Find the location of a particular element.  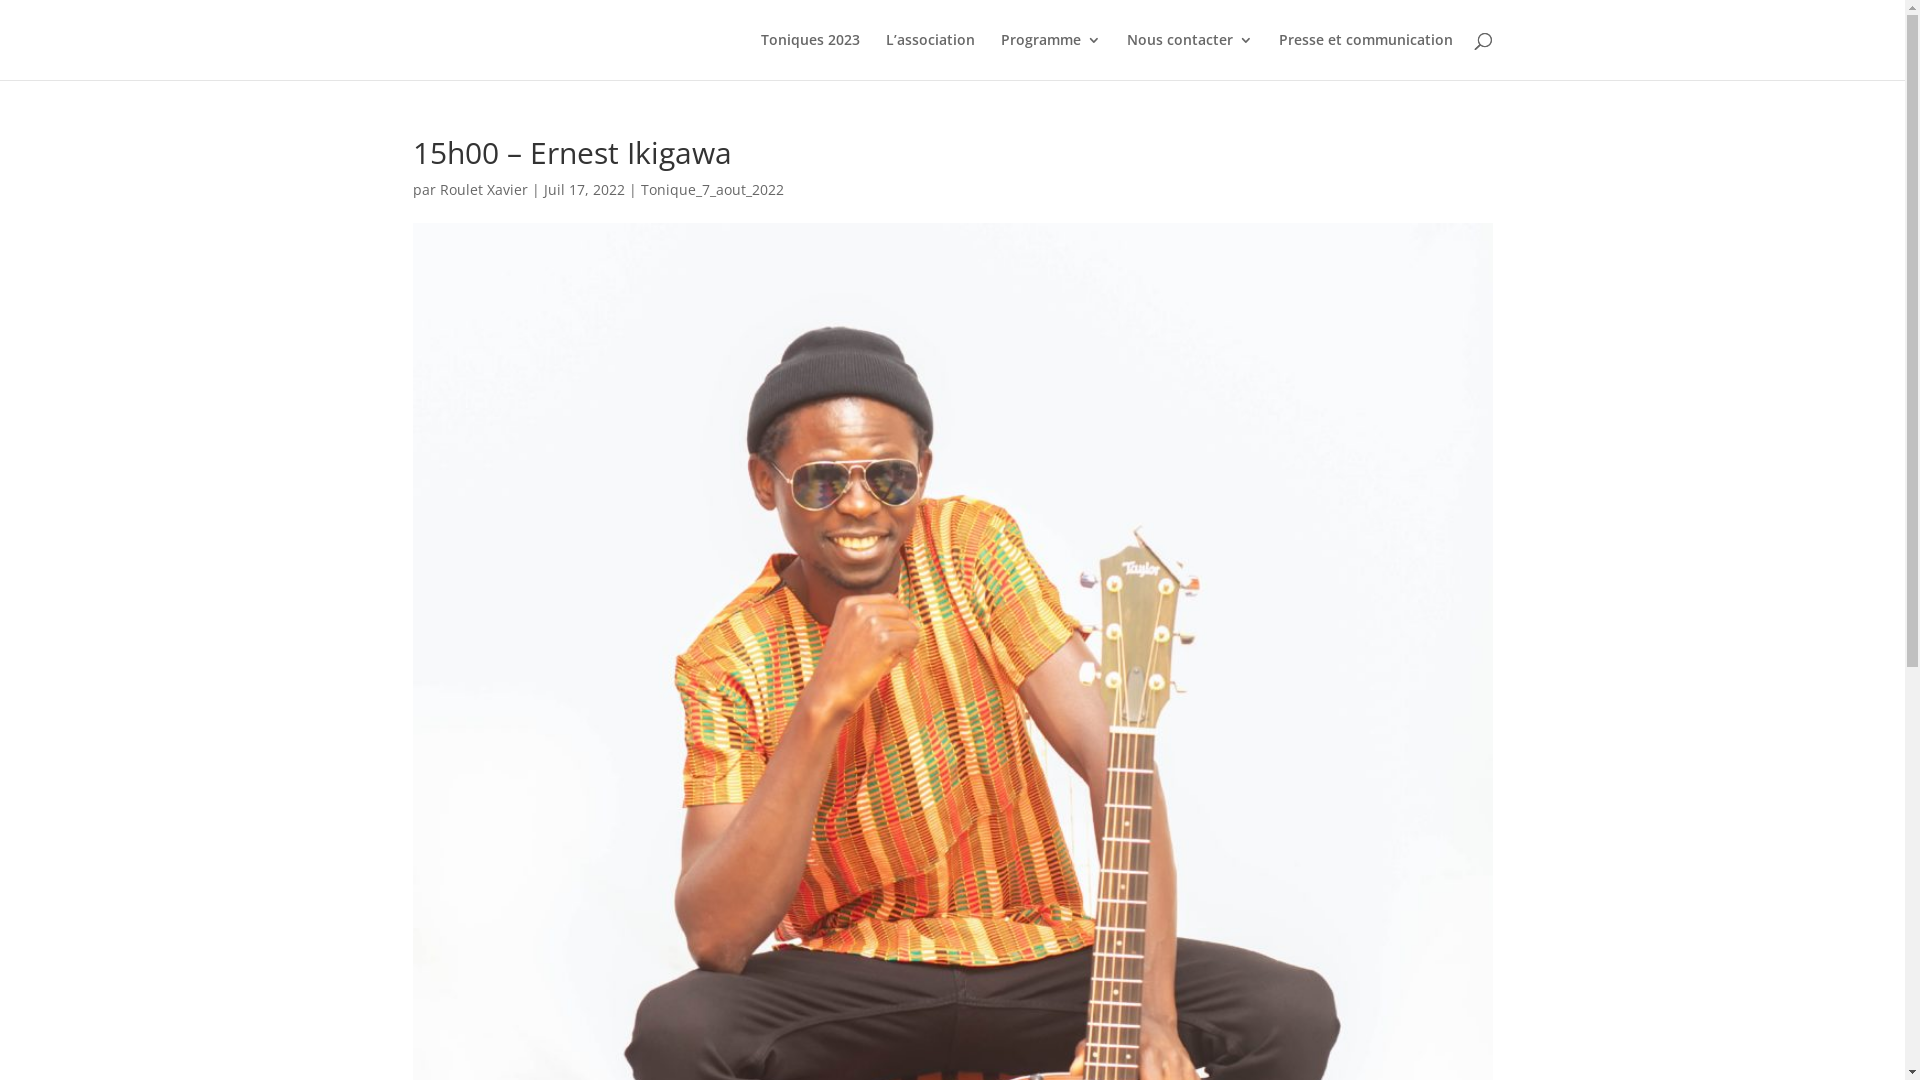

'Toniques 2023' is located at coordinates (809, 55).